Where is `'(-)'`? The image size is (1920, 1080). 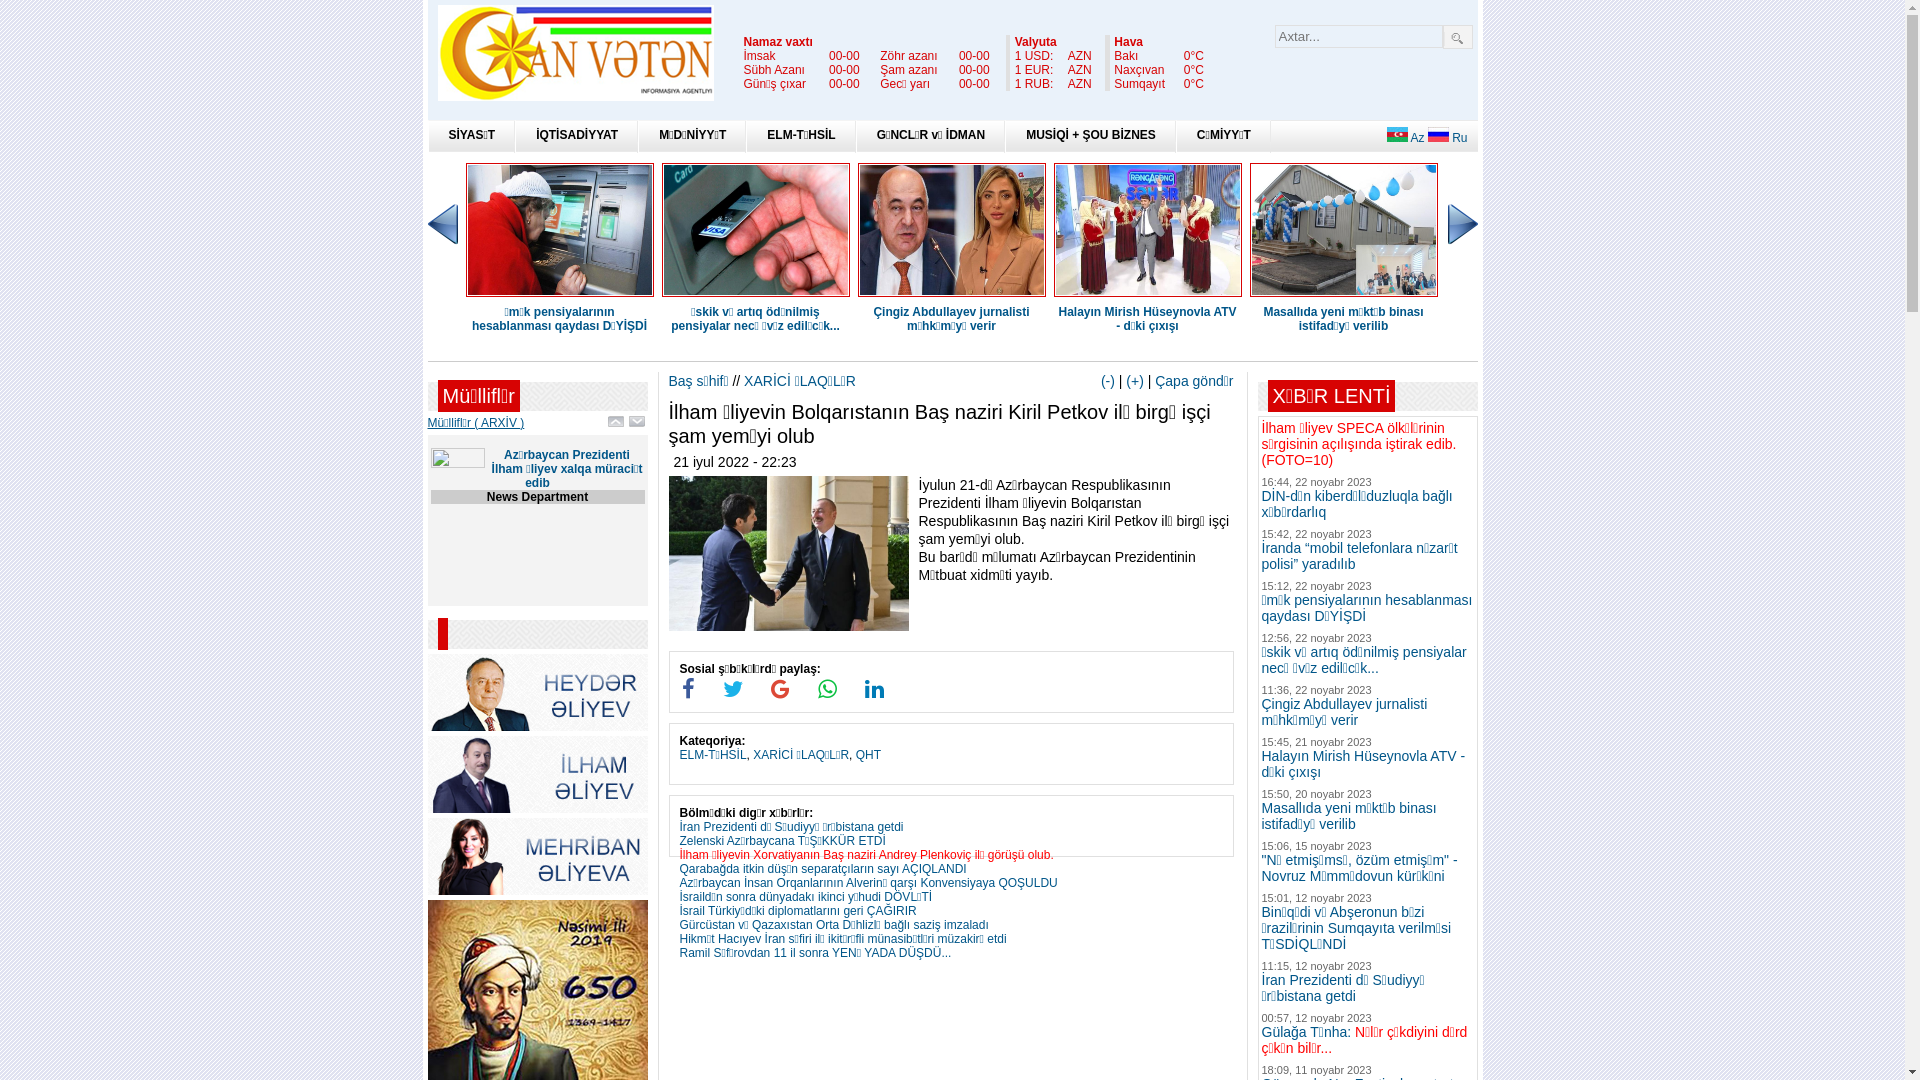 '(-)' is located at coordinates (1107, 381).